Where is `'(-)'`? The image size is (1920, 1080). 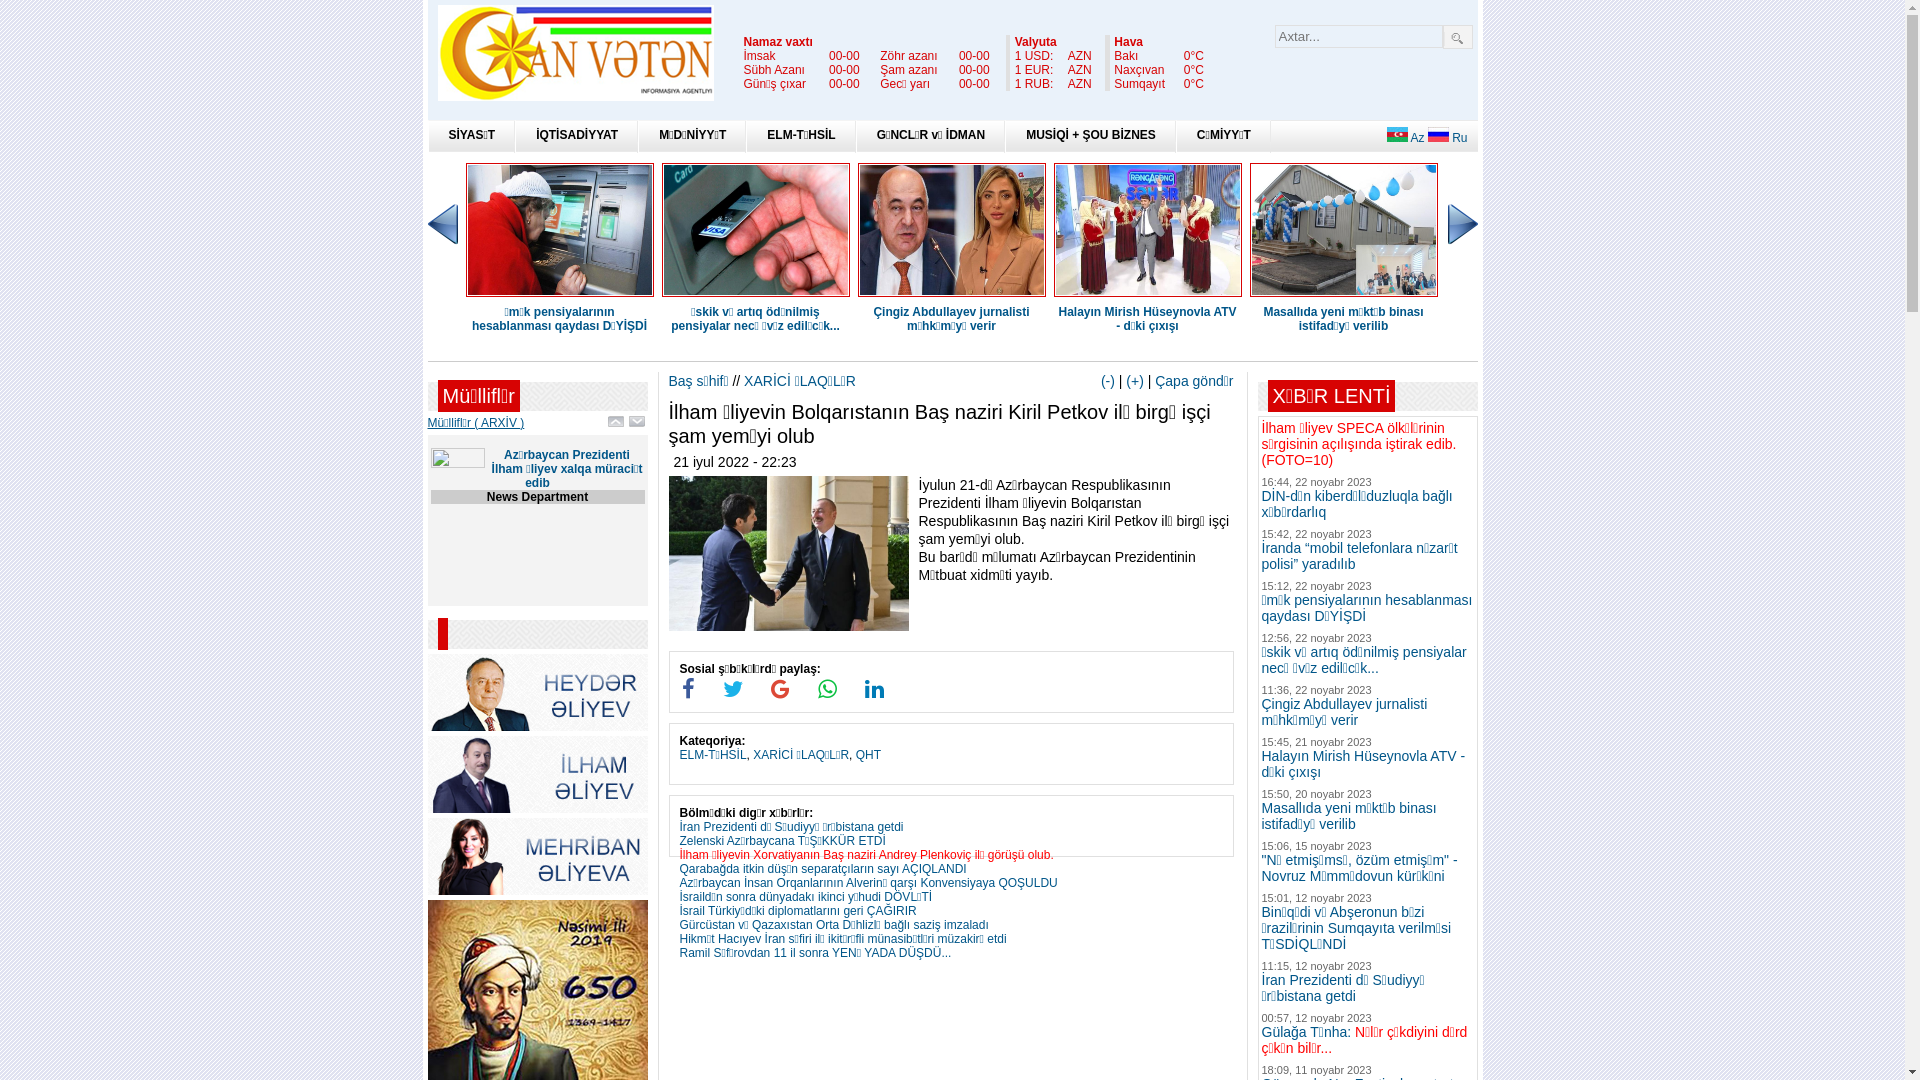 '(-)' is located at coordinates (1107, 381).